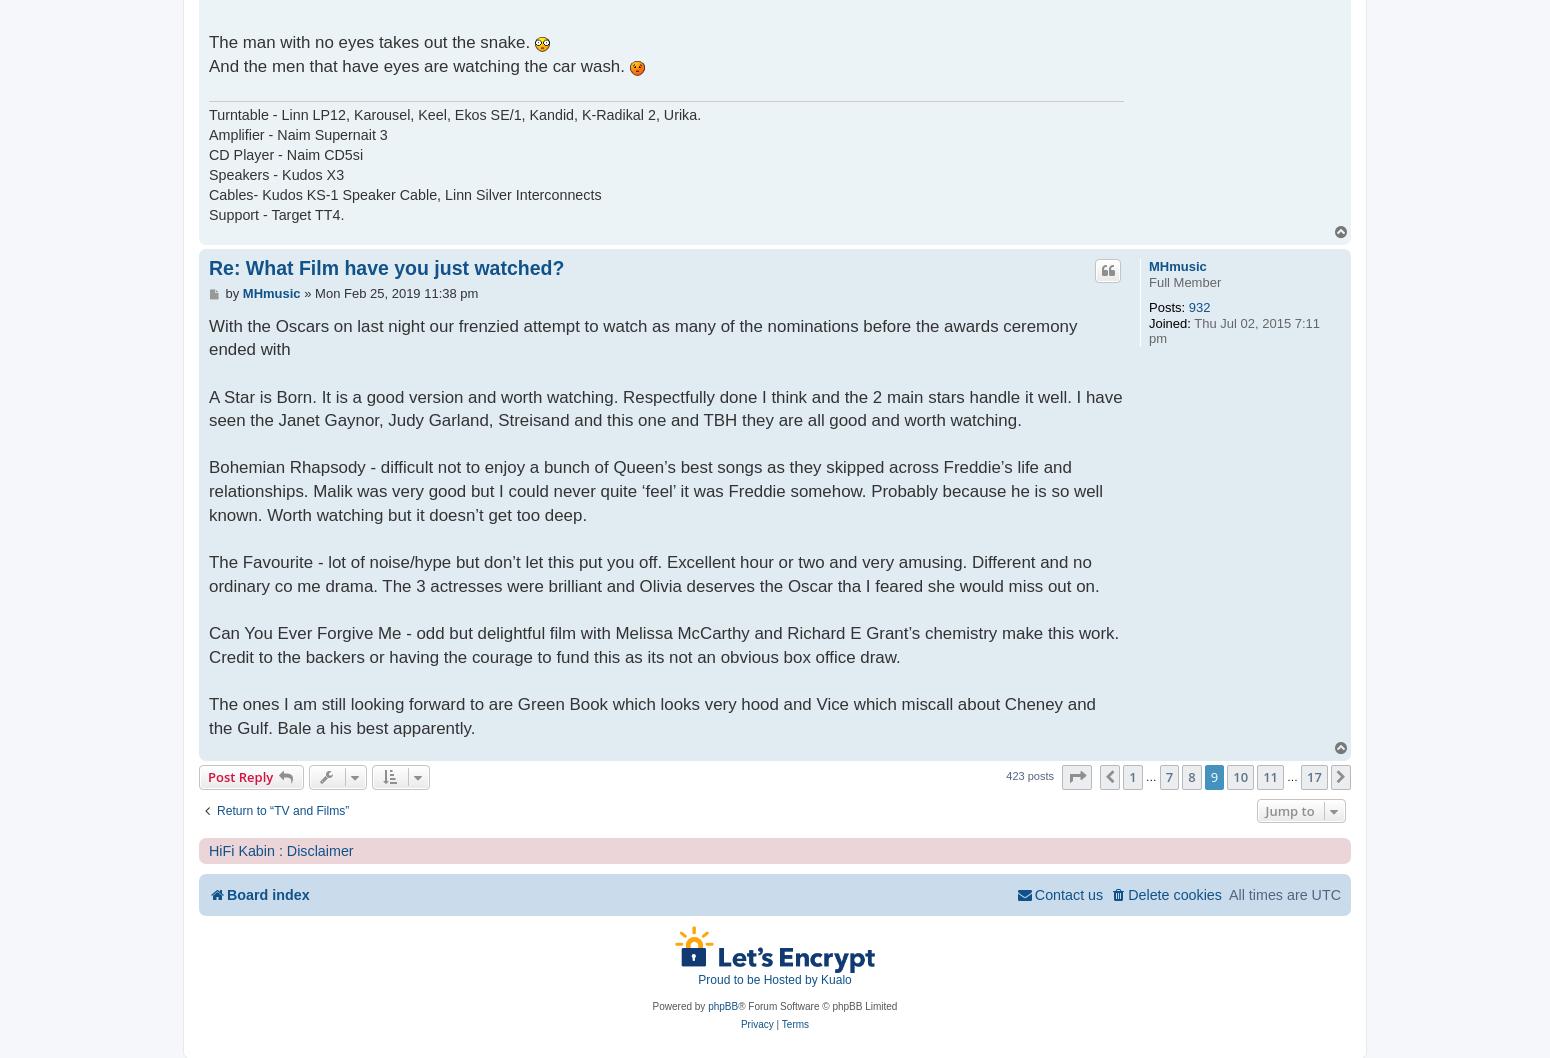 The image size is (1550, 1058). What do you see at coordinates (1269, 776) in the screenshot?
I see `'11'` at bounding box center [1269, 776].